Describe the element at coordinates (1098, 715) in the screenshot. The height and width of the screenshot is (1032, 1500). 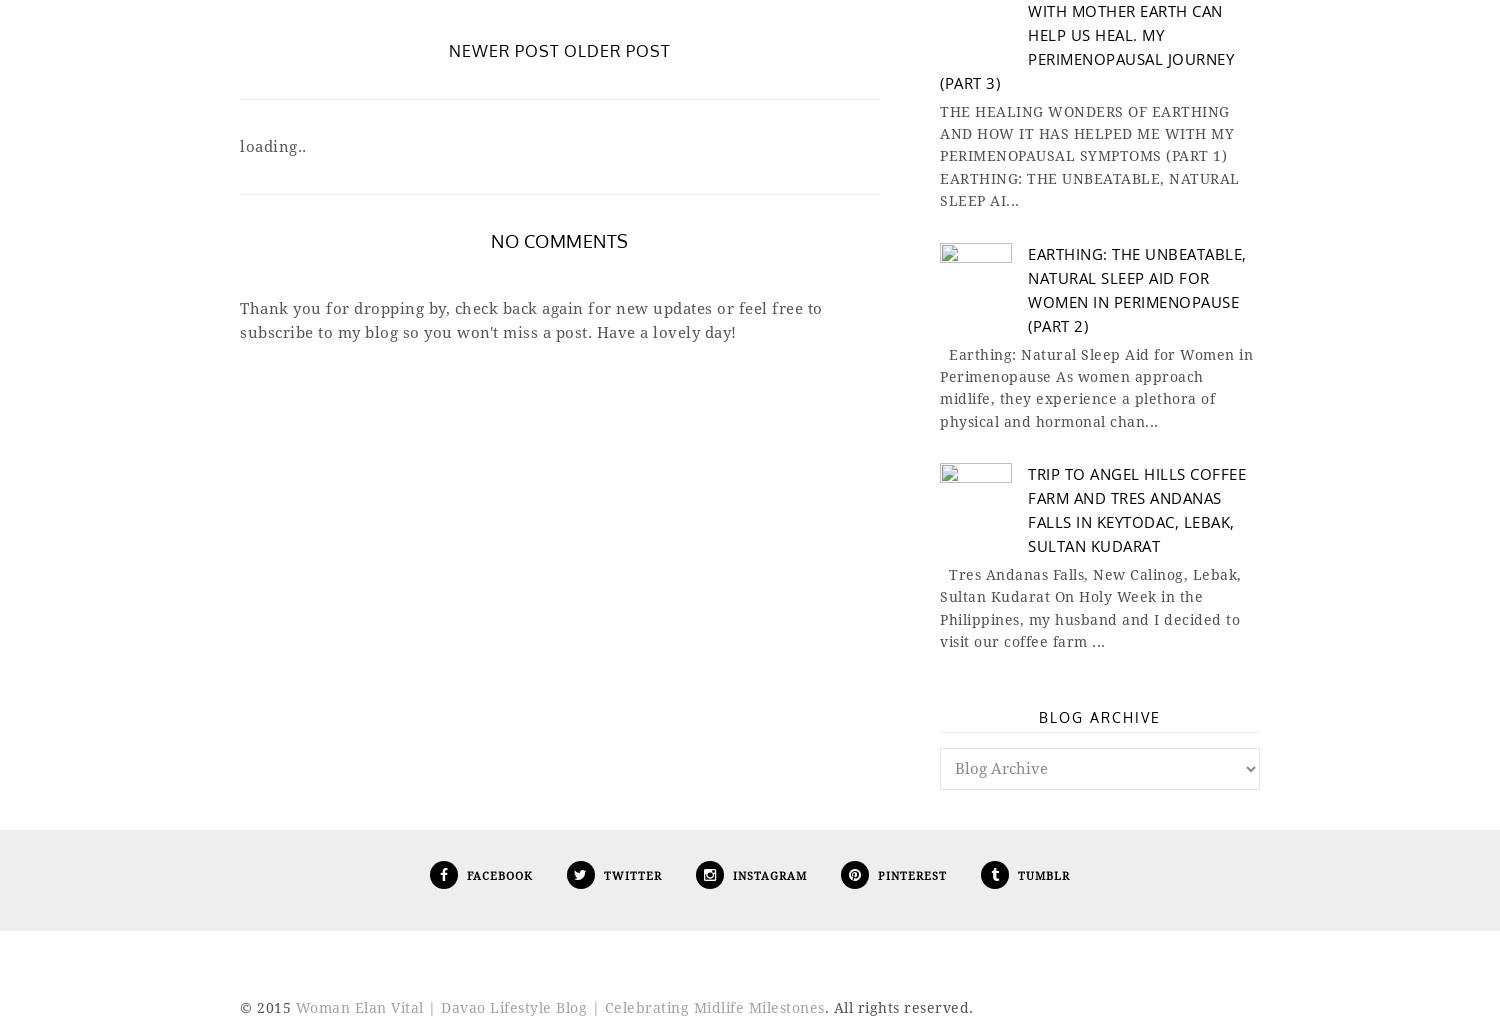
I see `'Blog Archive'` at that location.